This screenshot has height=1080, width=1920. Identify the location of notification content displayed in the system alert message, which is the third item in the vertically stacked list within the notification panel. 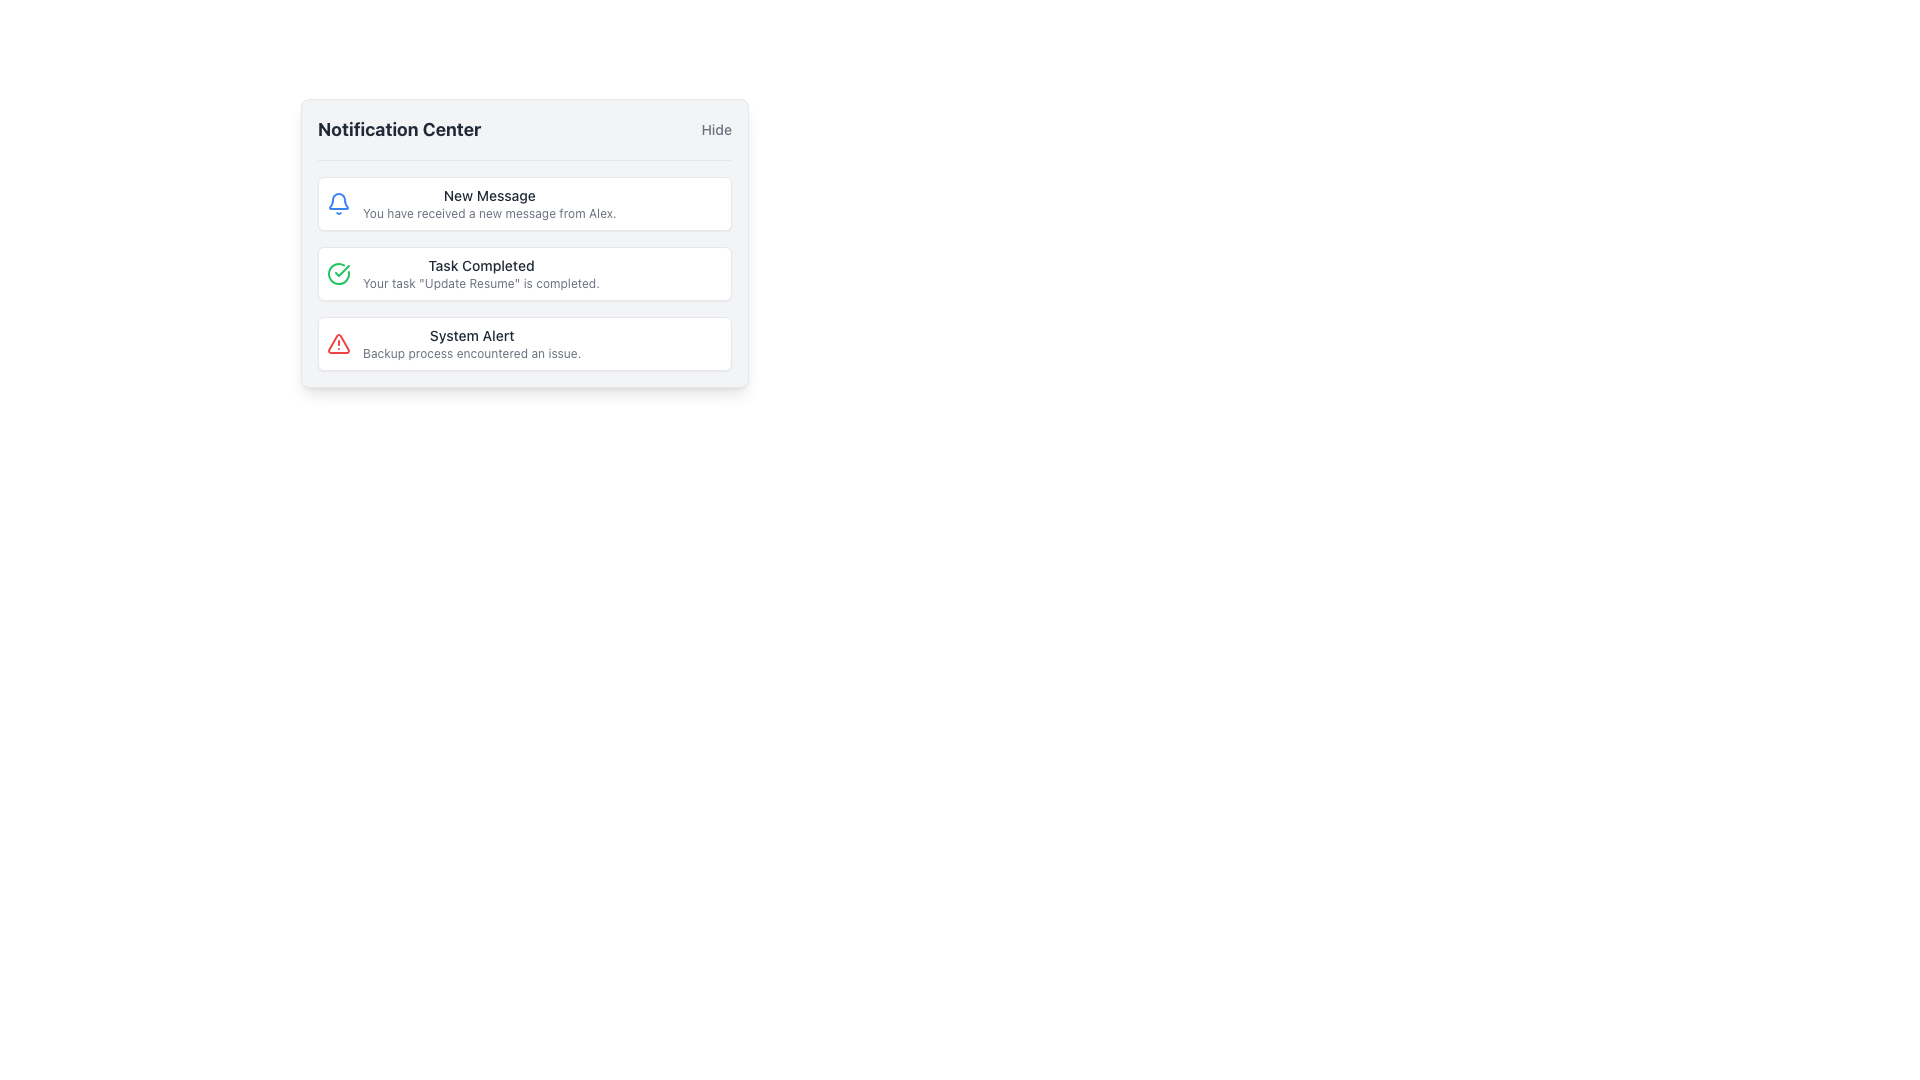
(471, 342).